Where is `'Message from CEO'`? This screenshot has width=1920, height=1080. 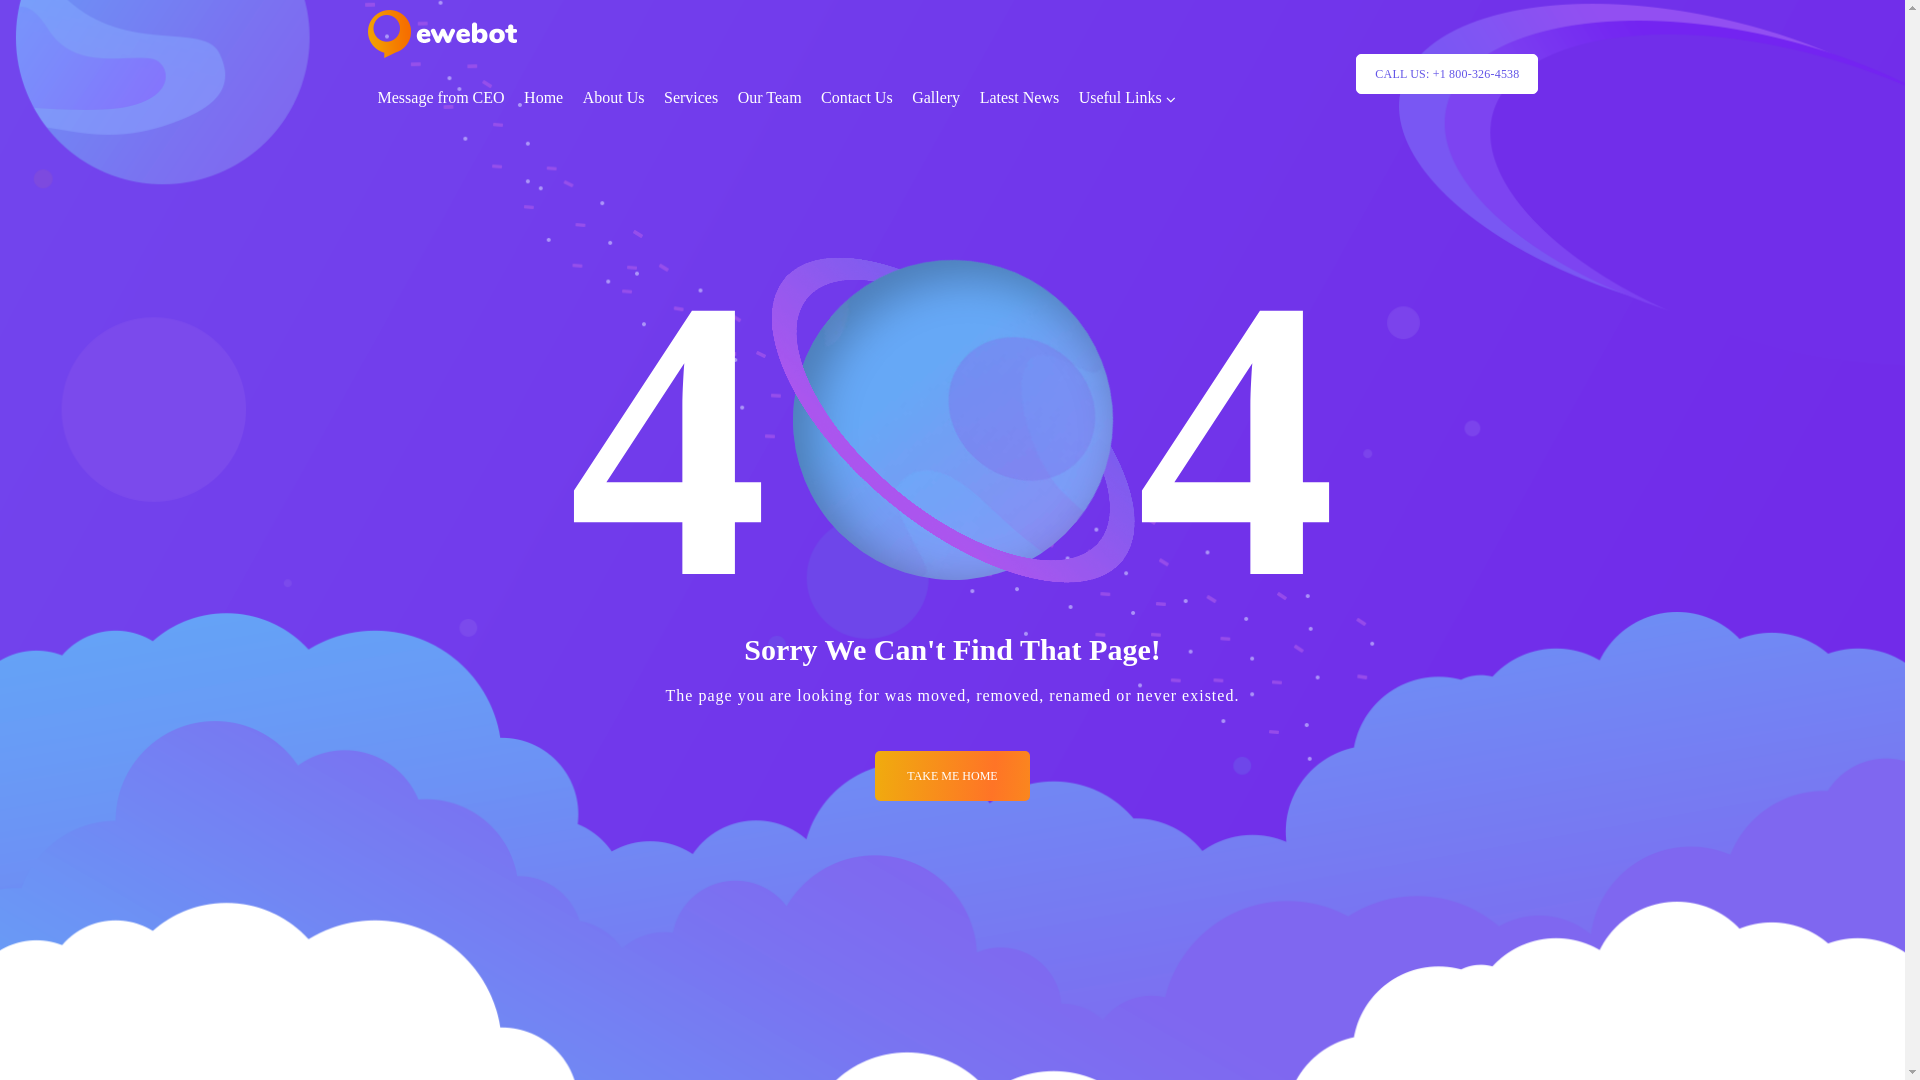 'Message from CEO' is located at coordinates (440, 97).